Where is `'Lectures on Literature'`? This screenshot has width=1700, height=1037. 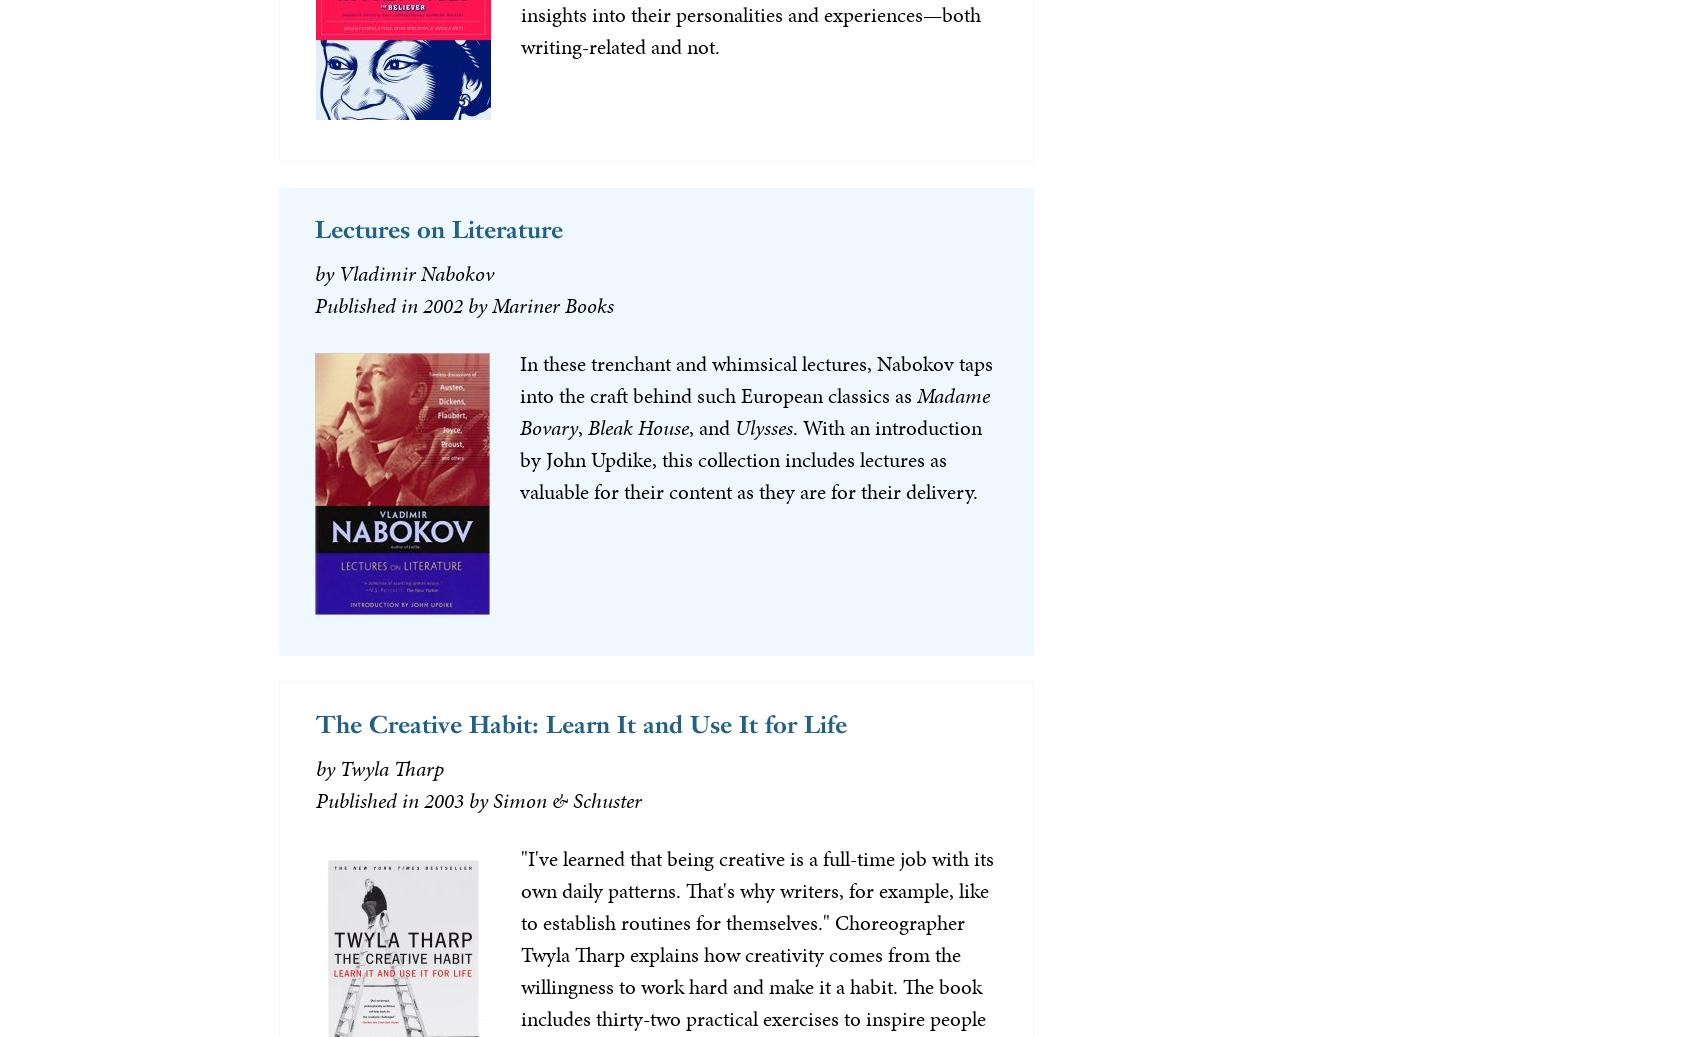
'Lectures on Literature' is located at coordinates (437, 227).